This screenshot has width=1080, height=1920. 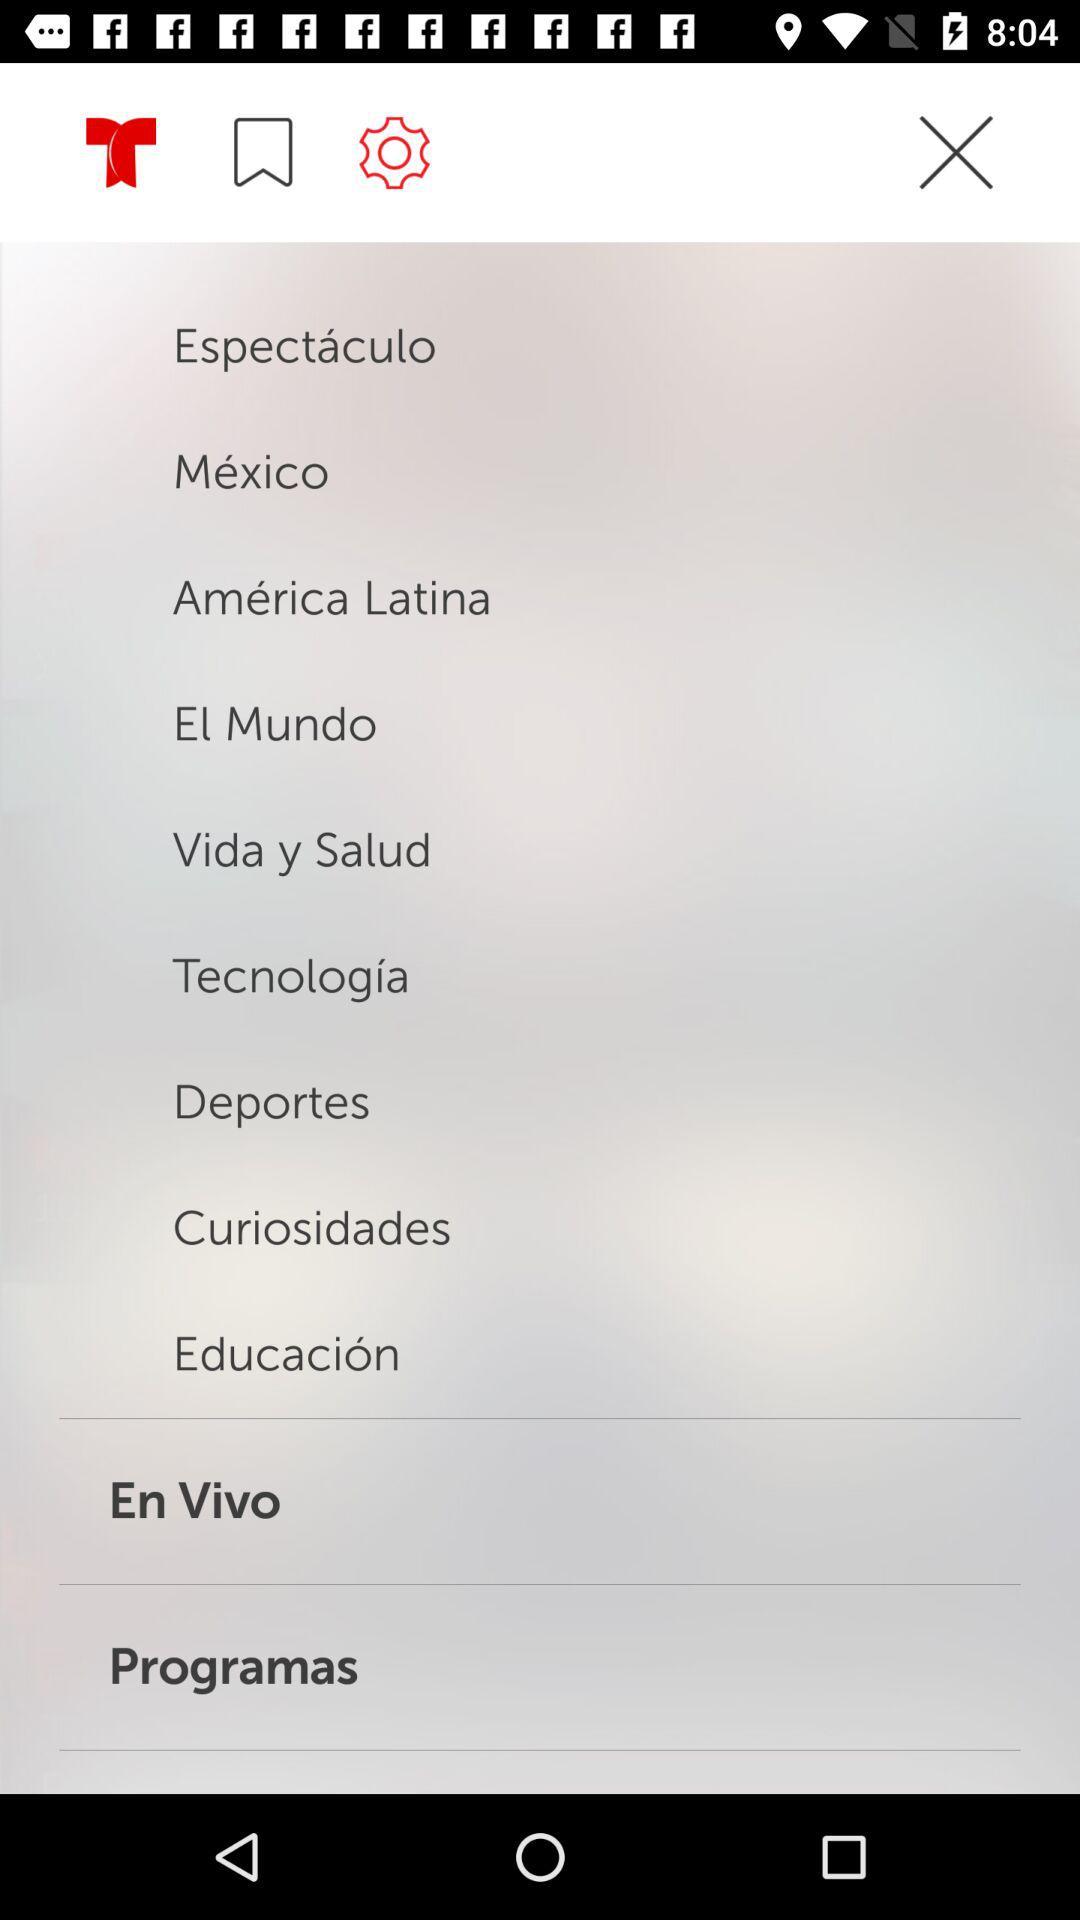 What do you see at coordinates (540, 1355) in the screenshot?
I see `the option educacion` at bounding box center [540, 1355].